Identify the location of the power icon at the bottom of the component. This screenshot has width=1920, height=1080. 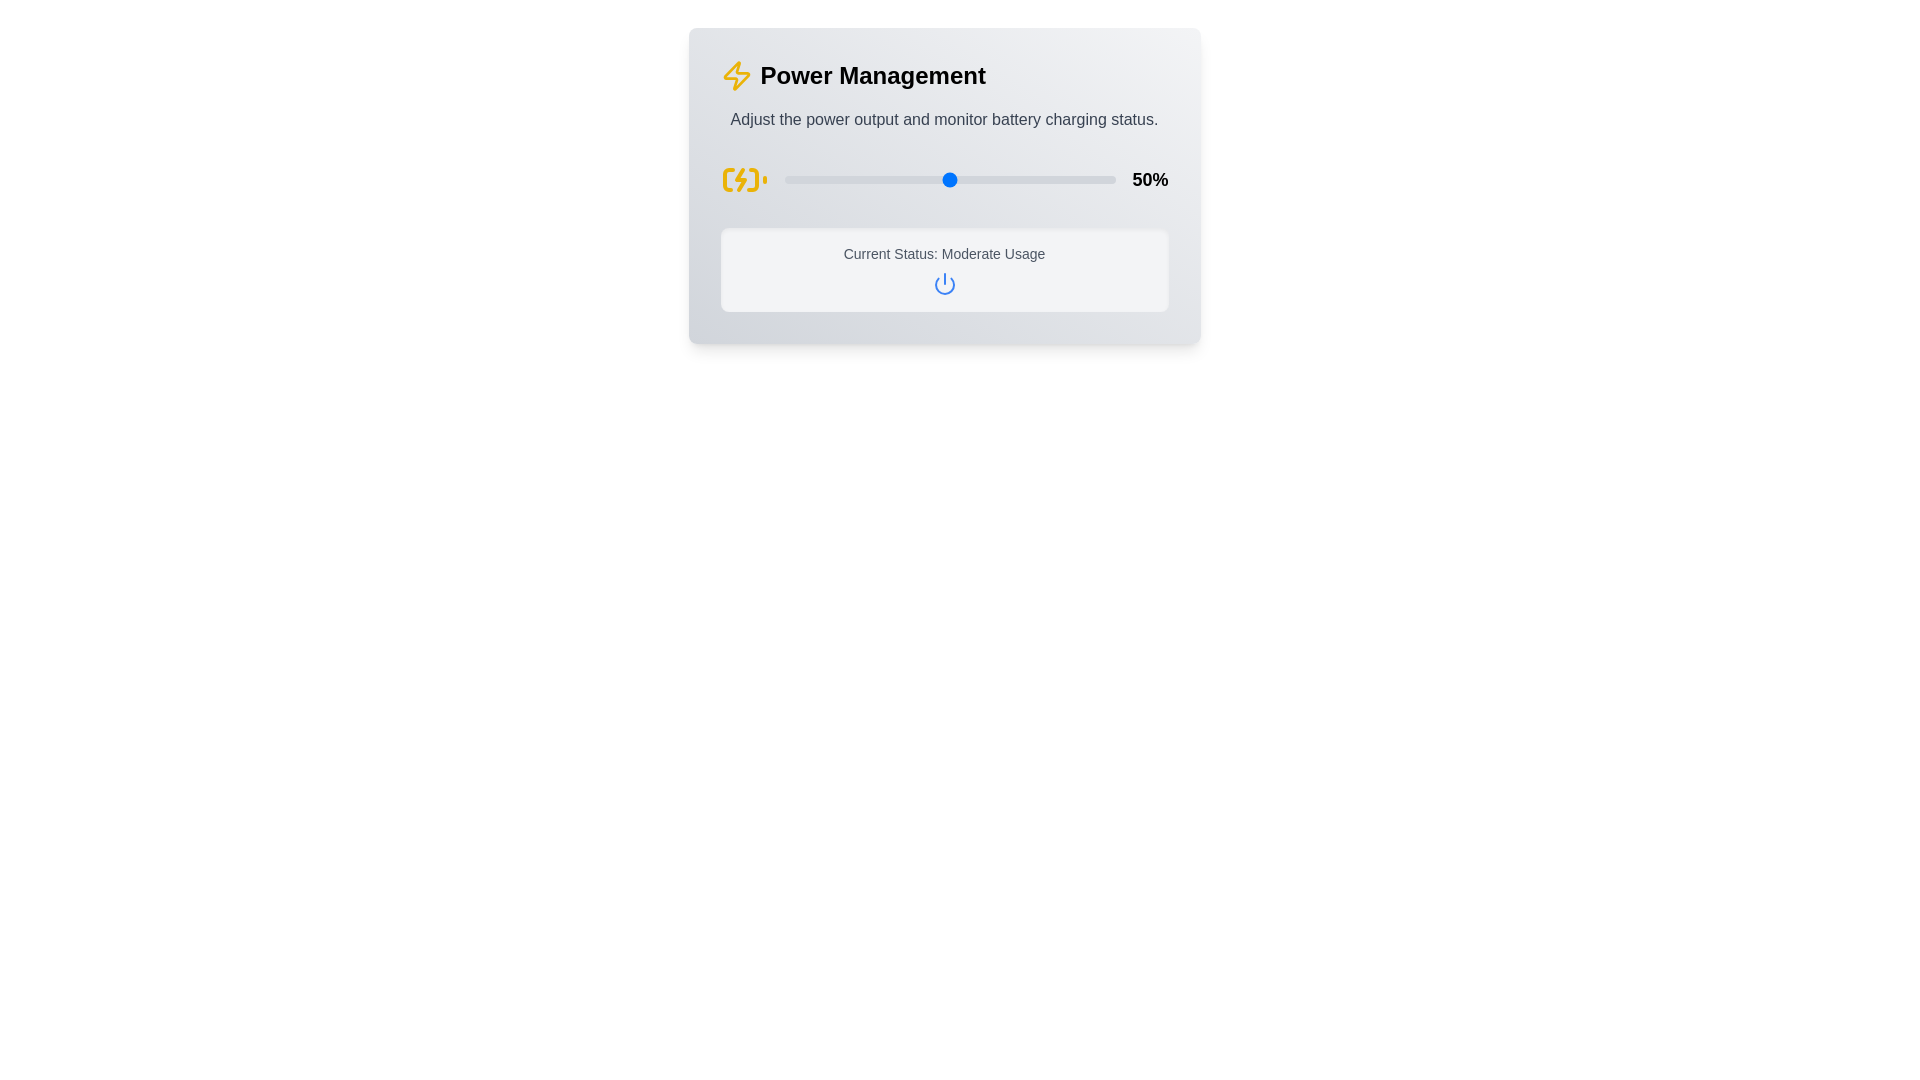
(943, 284).